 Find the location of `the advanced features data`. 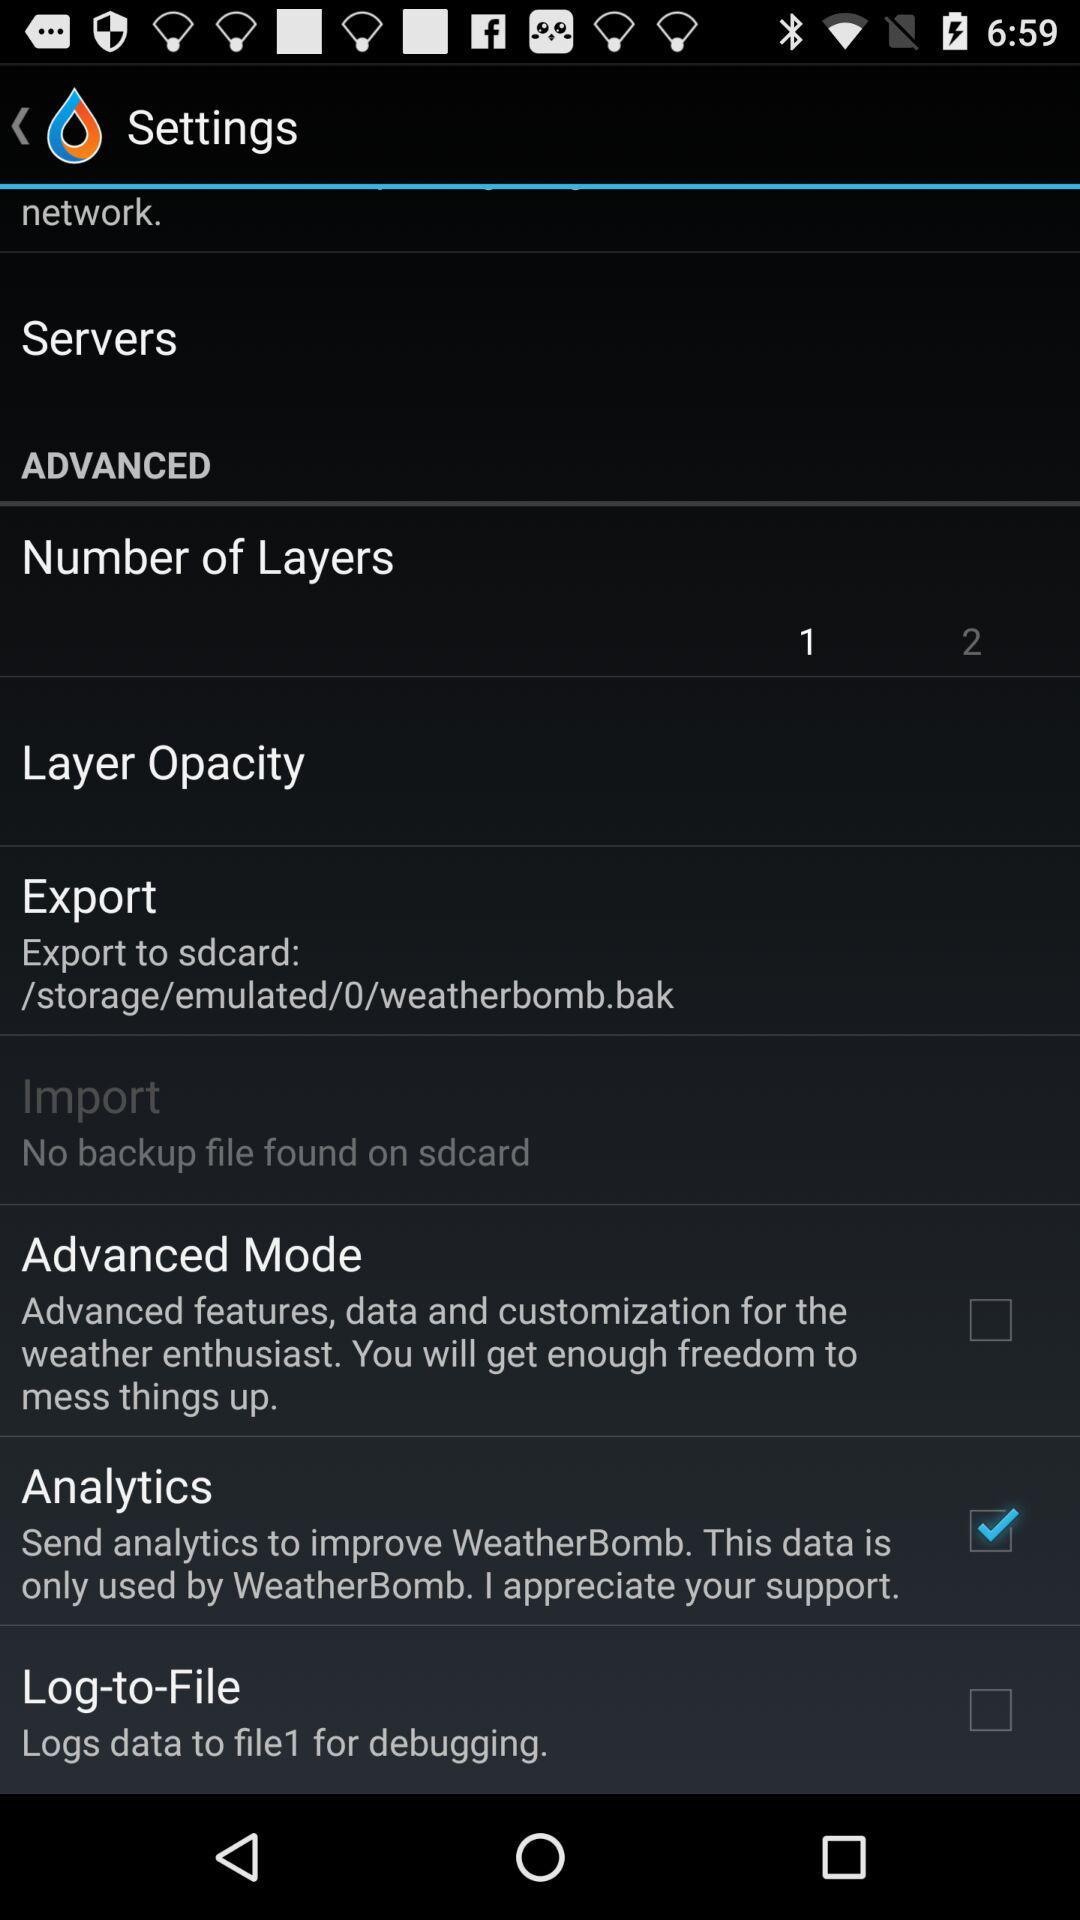

the advanced features data is located at coordinates (463, 1352).